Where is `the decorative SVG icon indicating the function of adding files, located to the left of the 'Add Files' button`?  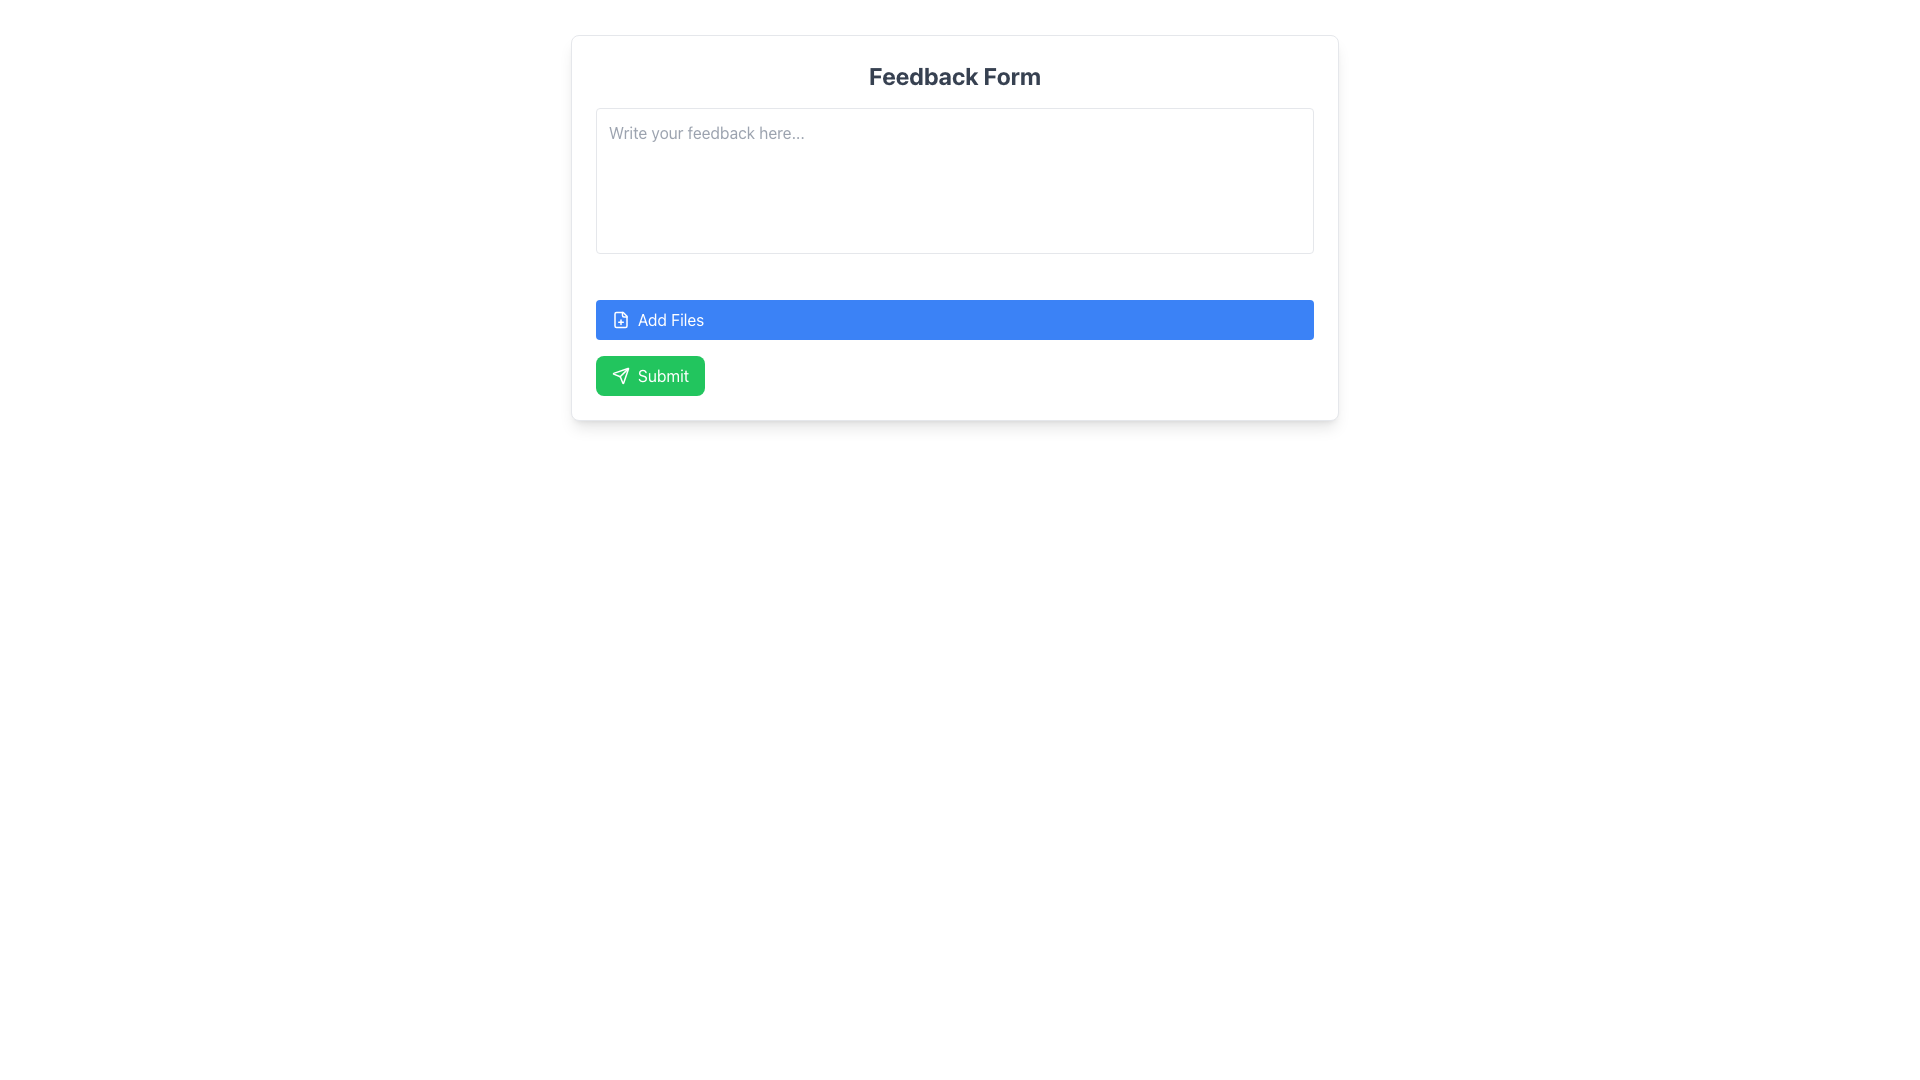 the decorative SVG icon indicating the function of adding files, located to the left of the 'Add Files' button is located at coordinates (619, 319).